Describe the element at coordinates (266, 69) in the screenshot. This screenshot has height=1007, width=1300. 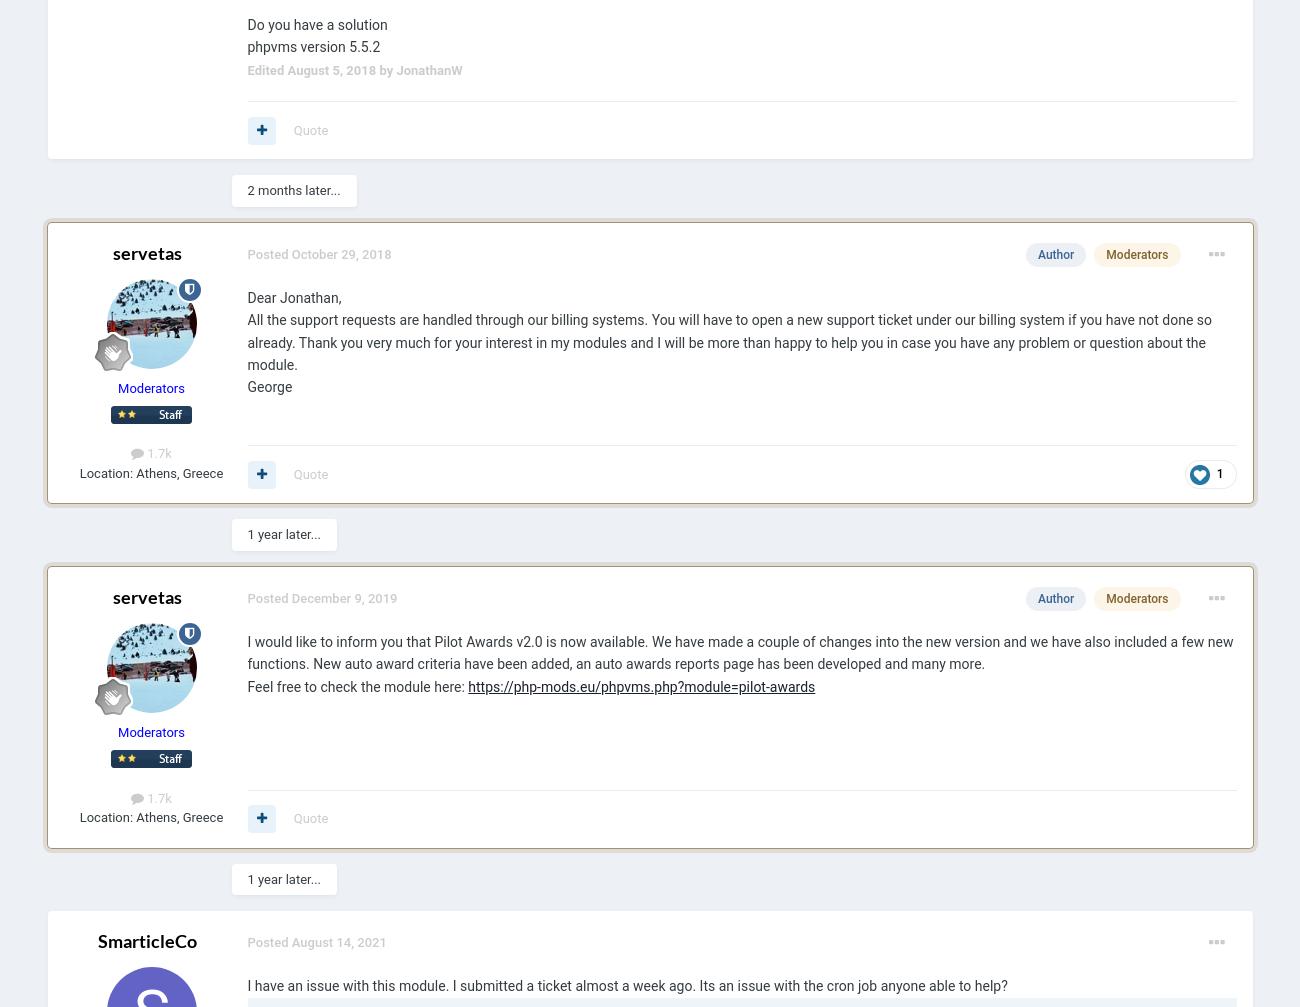
I see `'Edited'` at that location.